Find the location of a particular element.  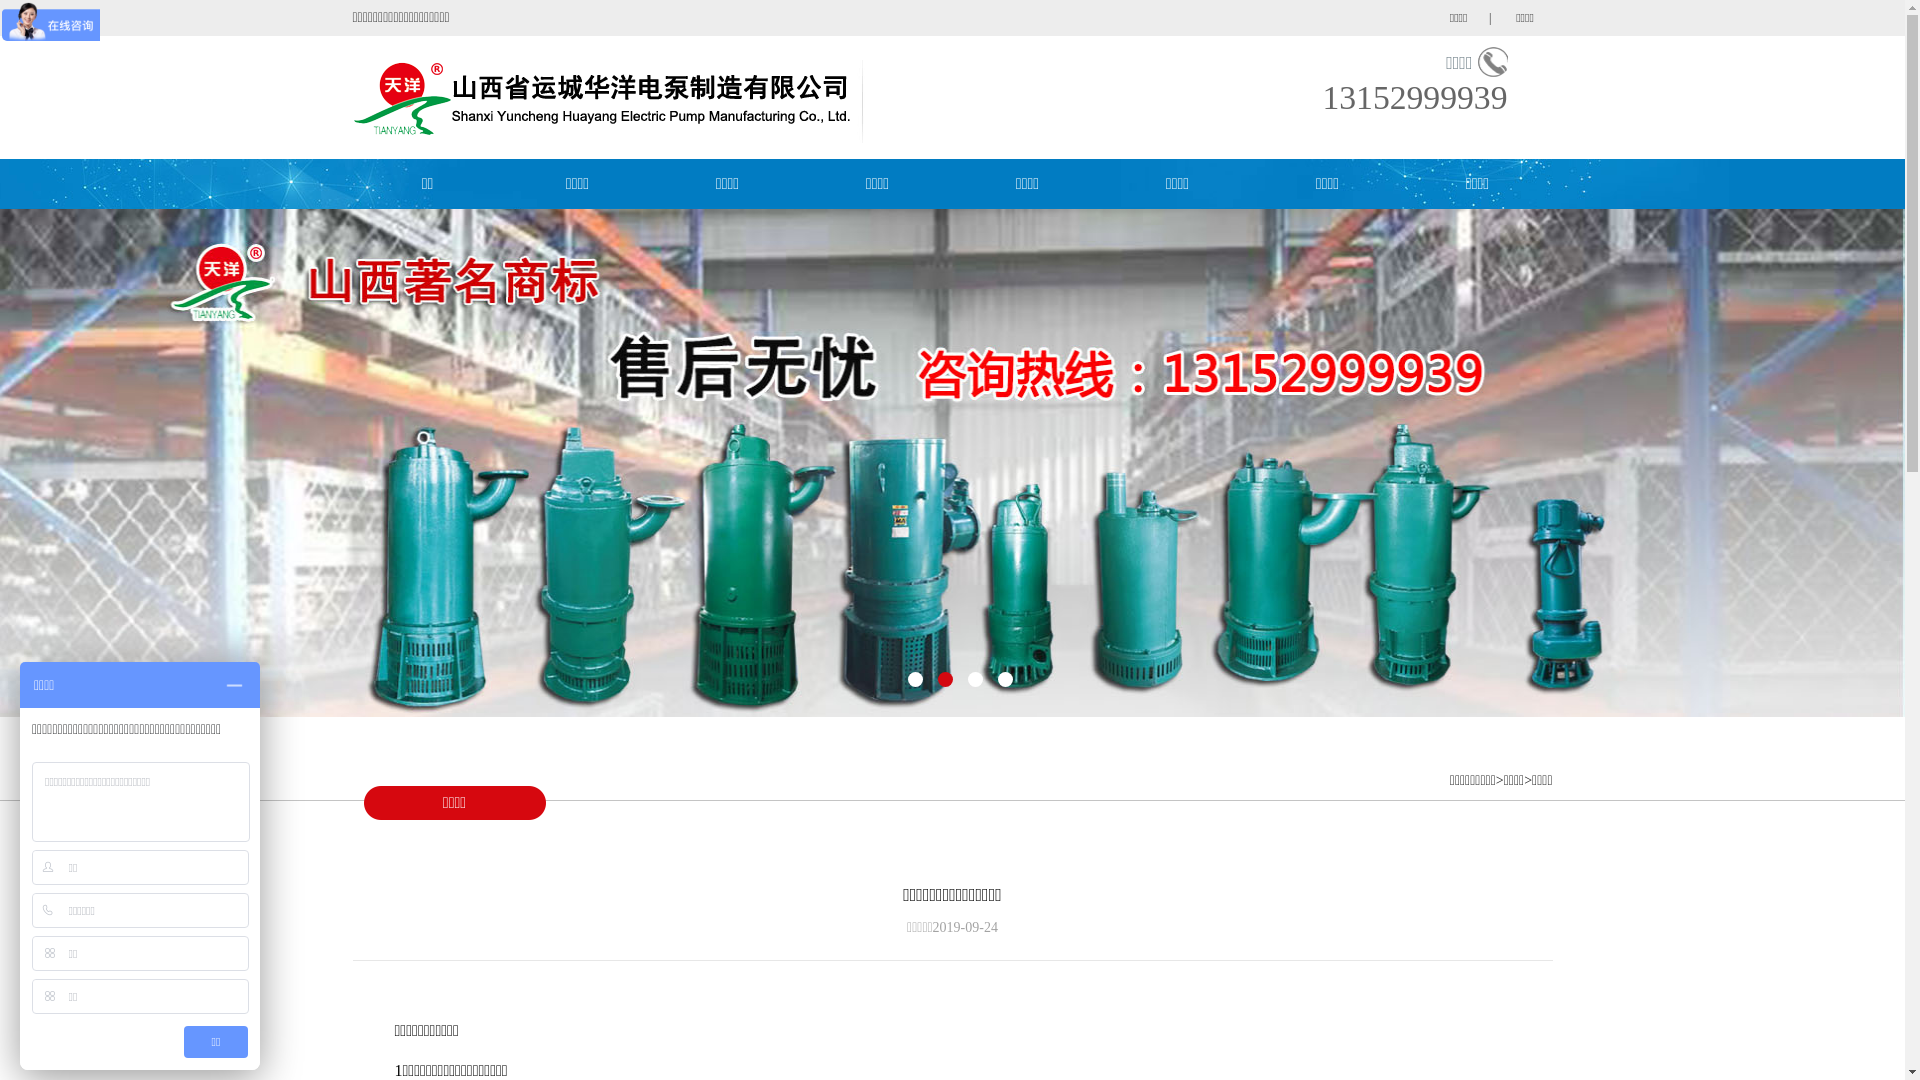

'4' is located at coordinates (998, 678).